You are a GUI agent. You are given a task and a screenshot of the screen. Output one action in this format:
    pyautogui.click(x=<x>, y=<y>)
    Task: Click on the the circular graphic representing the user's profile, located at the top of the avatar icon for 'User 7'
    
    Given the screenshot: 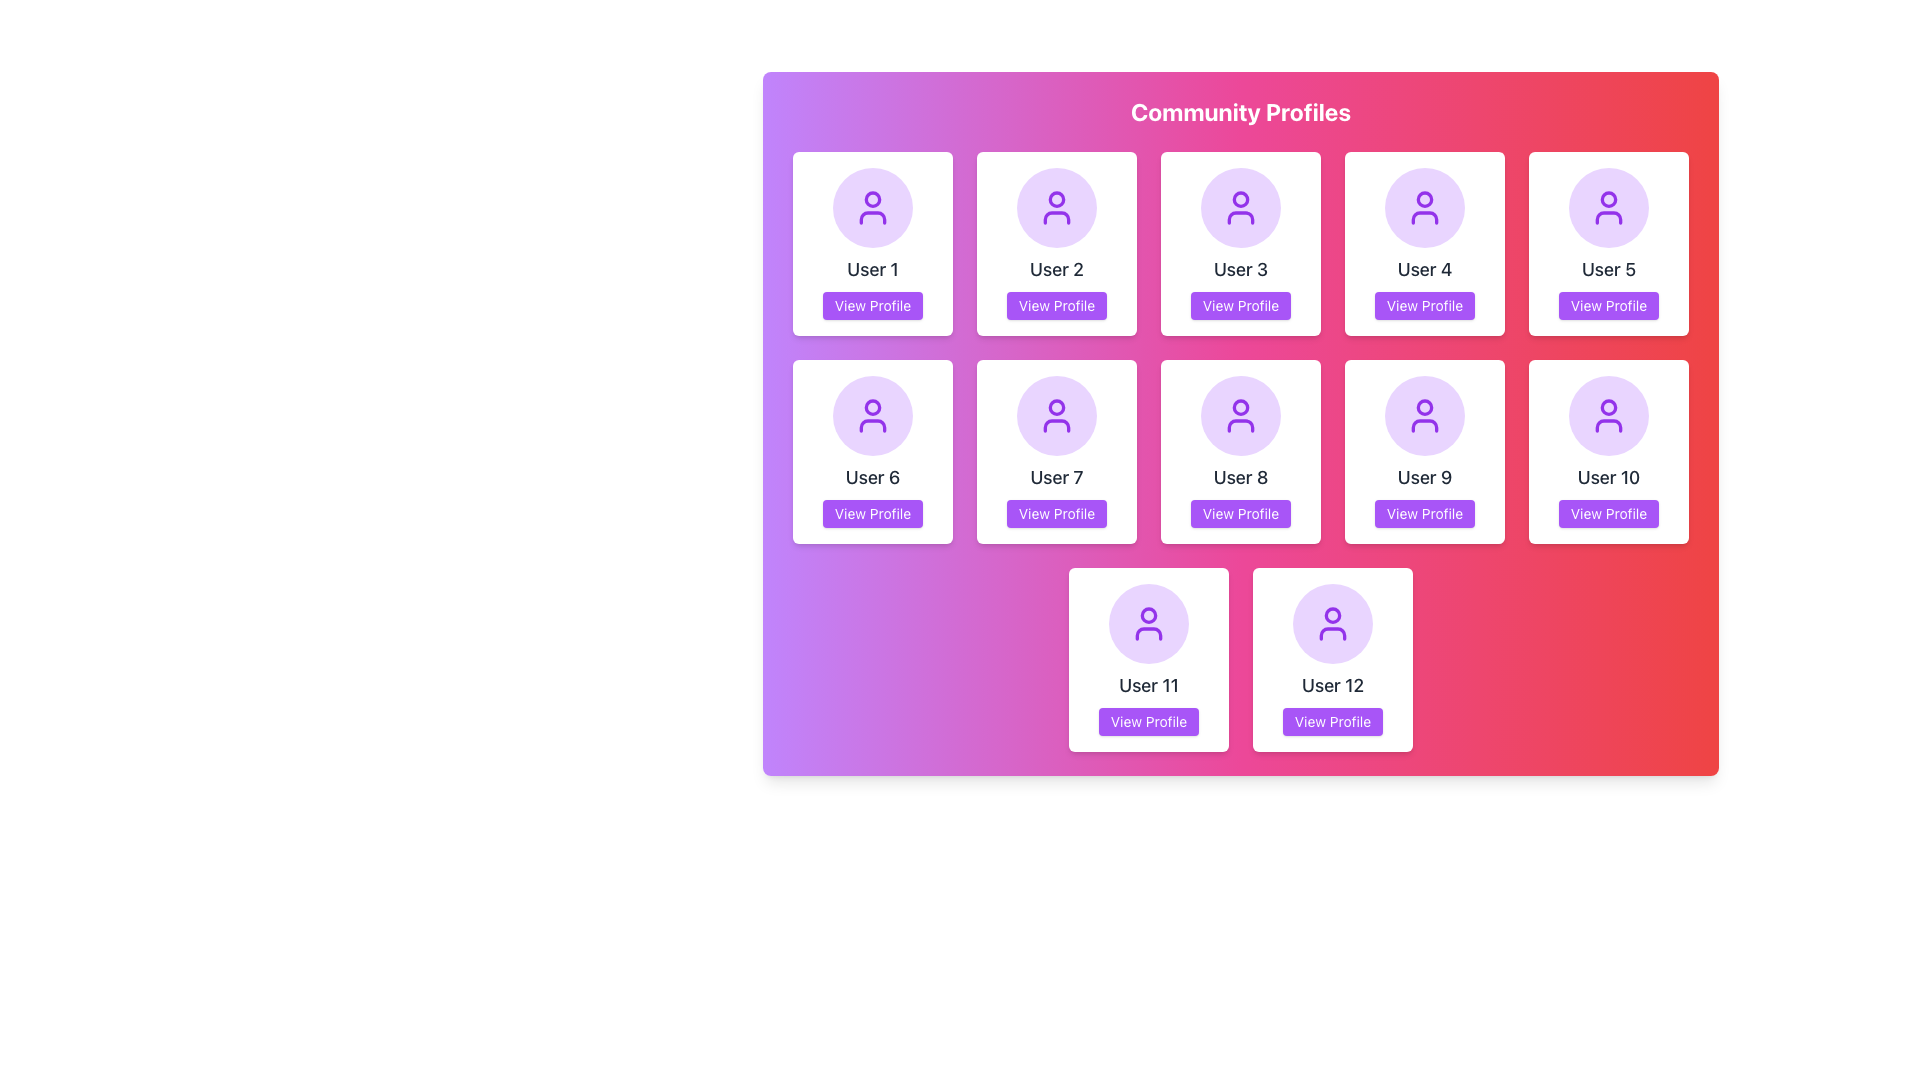 What is the action you would take?
    pyautogui.click(x=1055, y=406)
    